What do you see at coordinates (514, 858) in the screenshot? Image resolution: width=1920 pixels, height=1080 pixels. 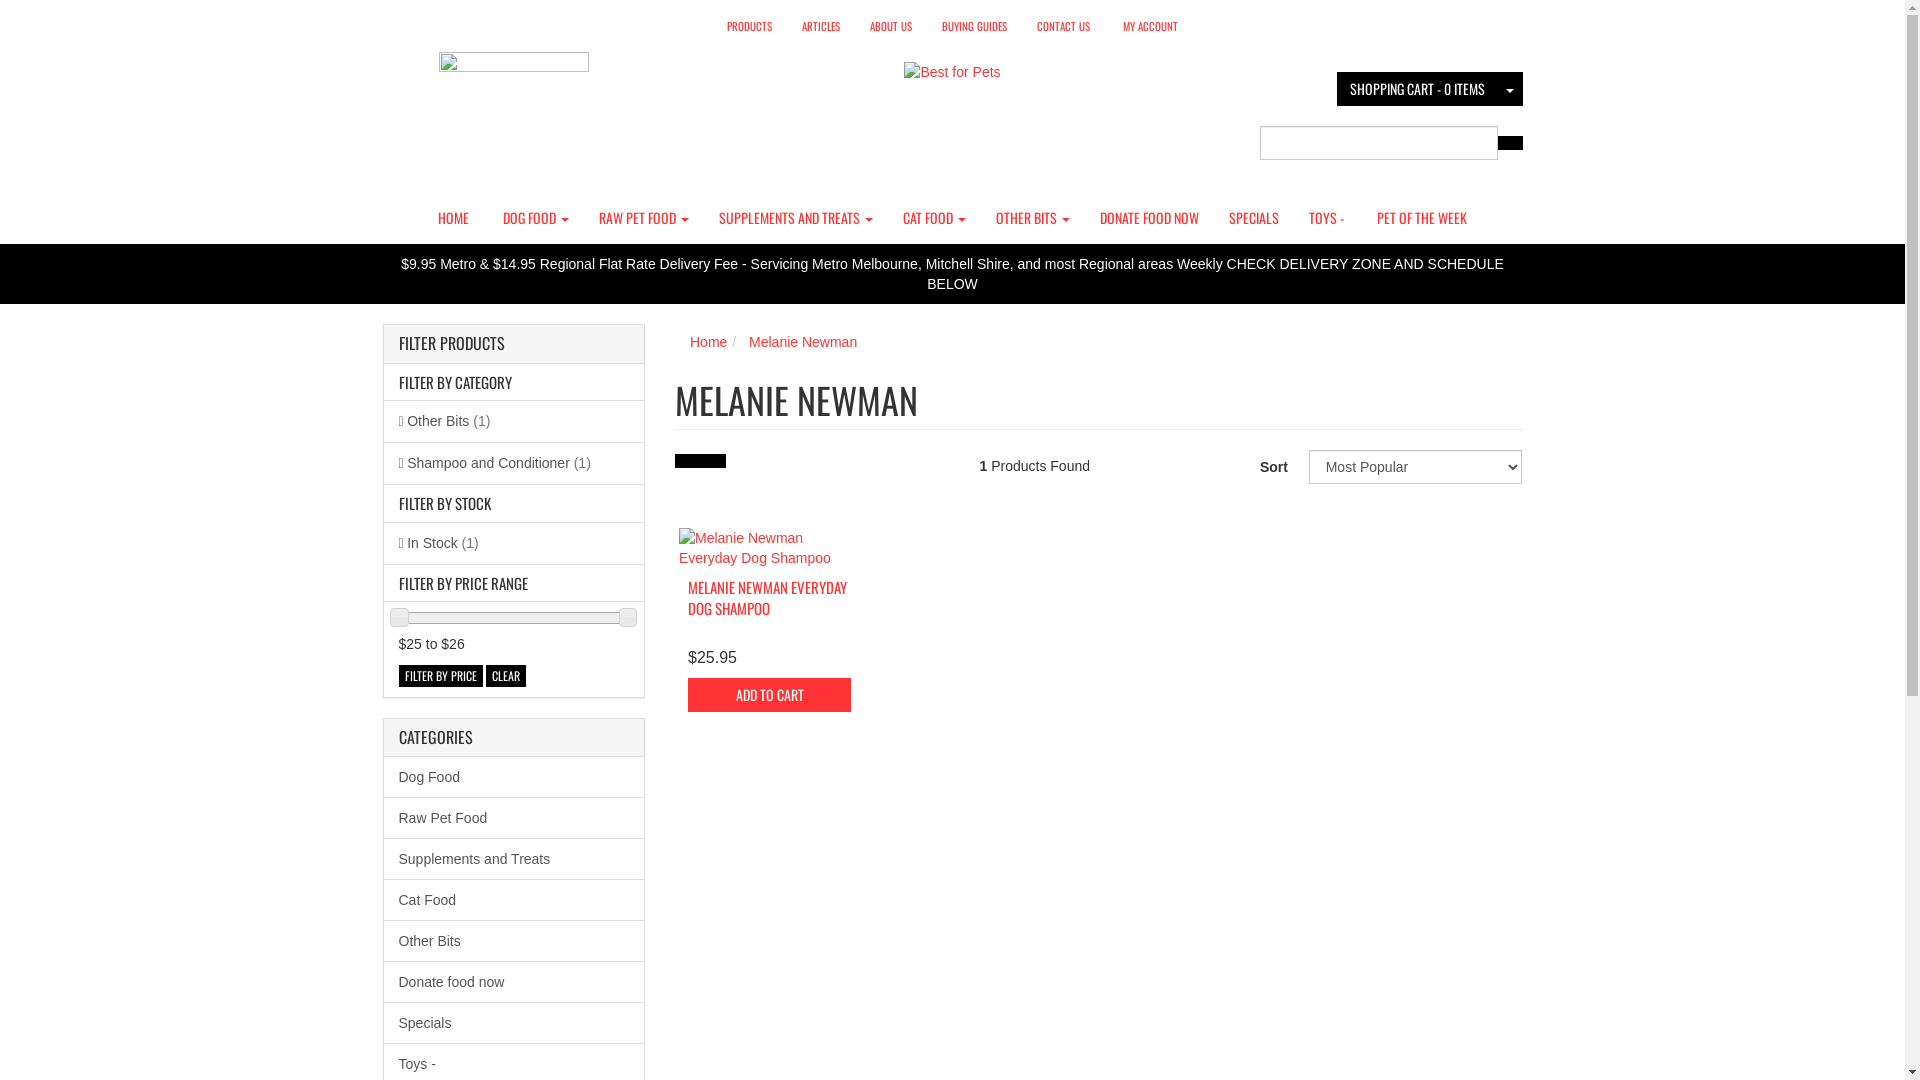 I see `'Supplements and Treats'` at bounding box center [514, 858].